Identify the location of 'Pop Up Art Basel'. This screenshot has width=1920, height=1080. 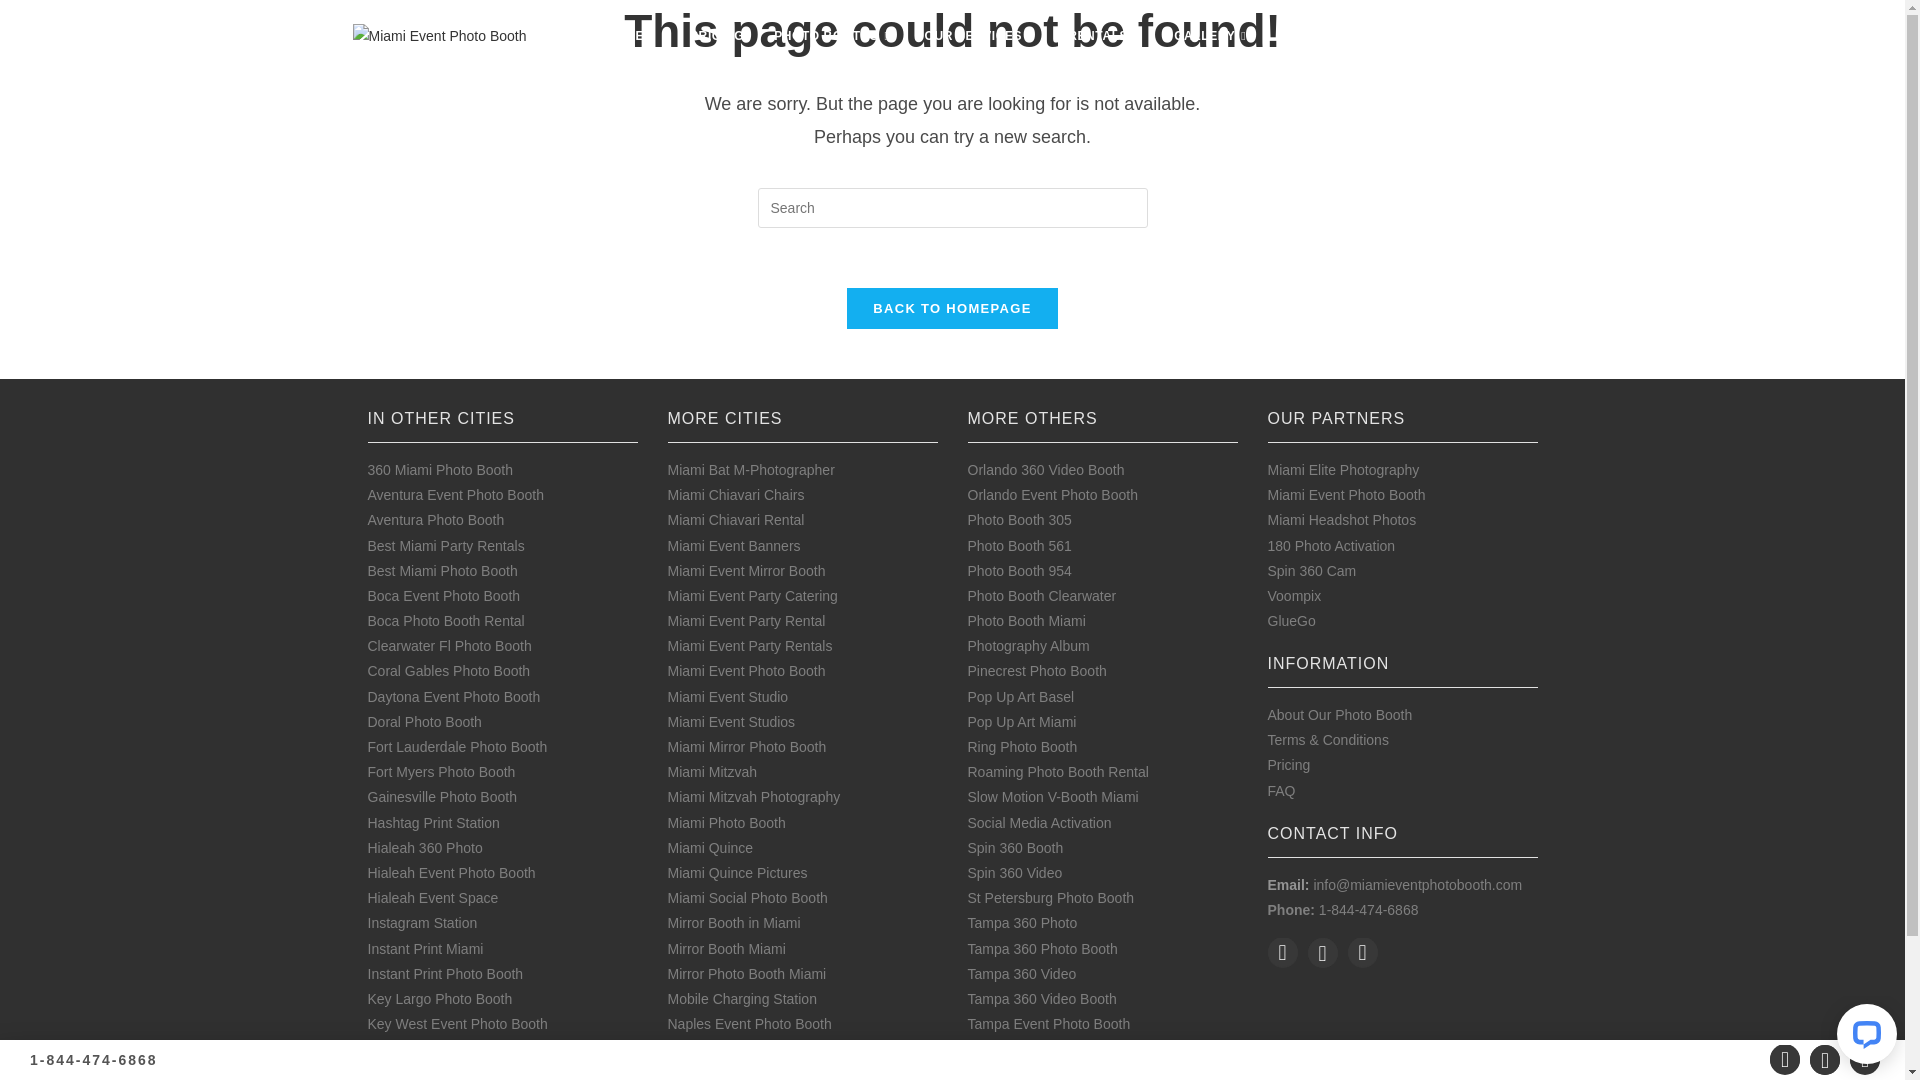
(1021, 696).